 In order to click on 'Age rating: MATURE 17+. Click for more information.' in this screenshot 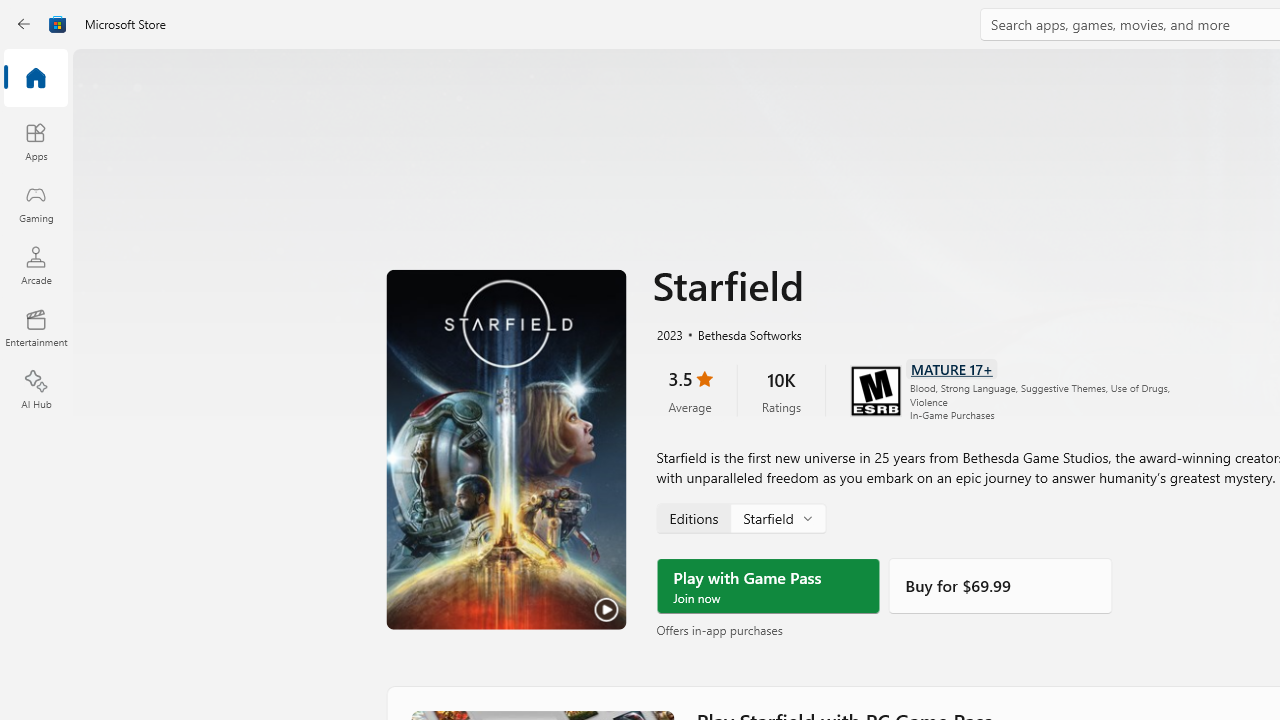, I will do `click(950, 367)`.